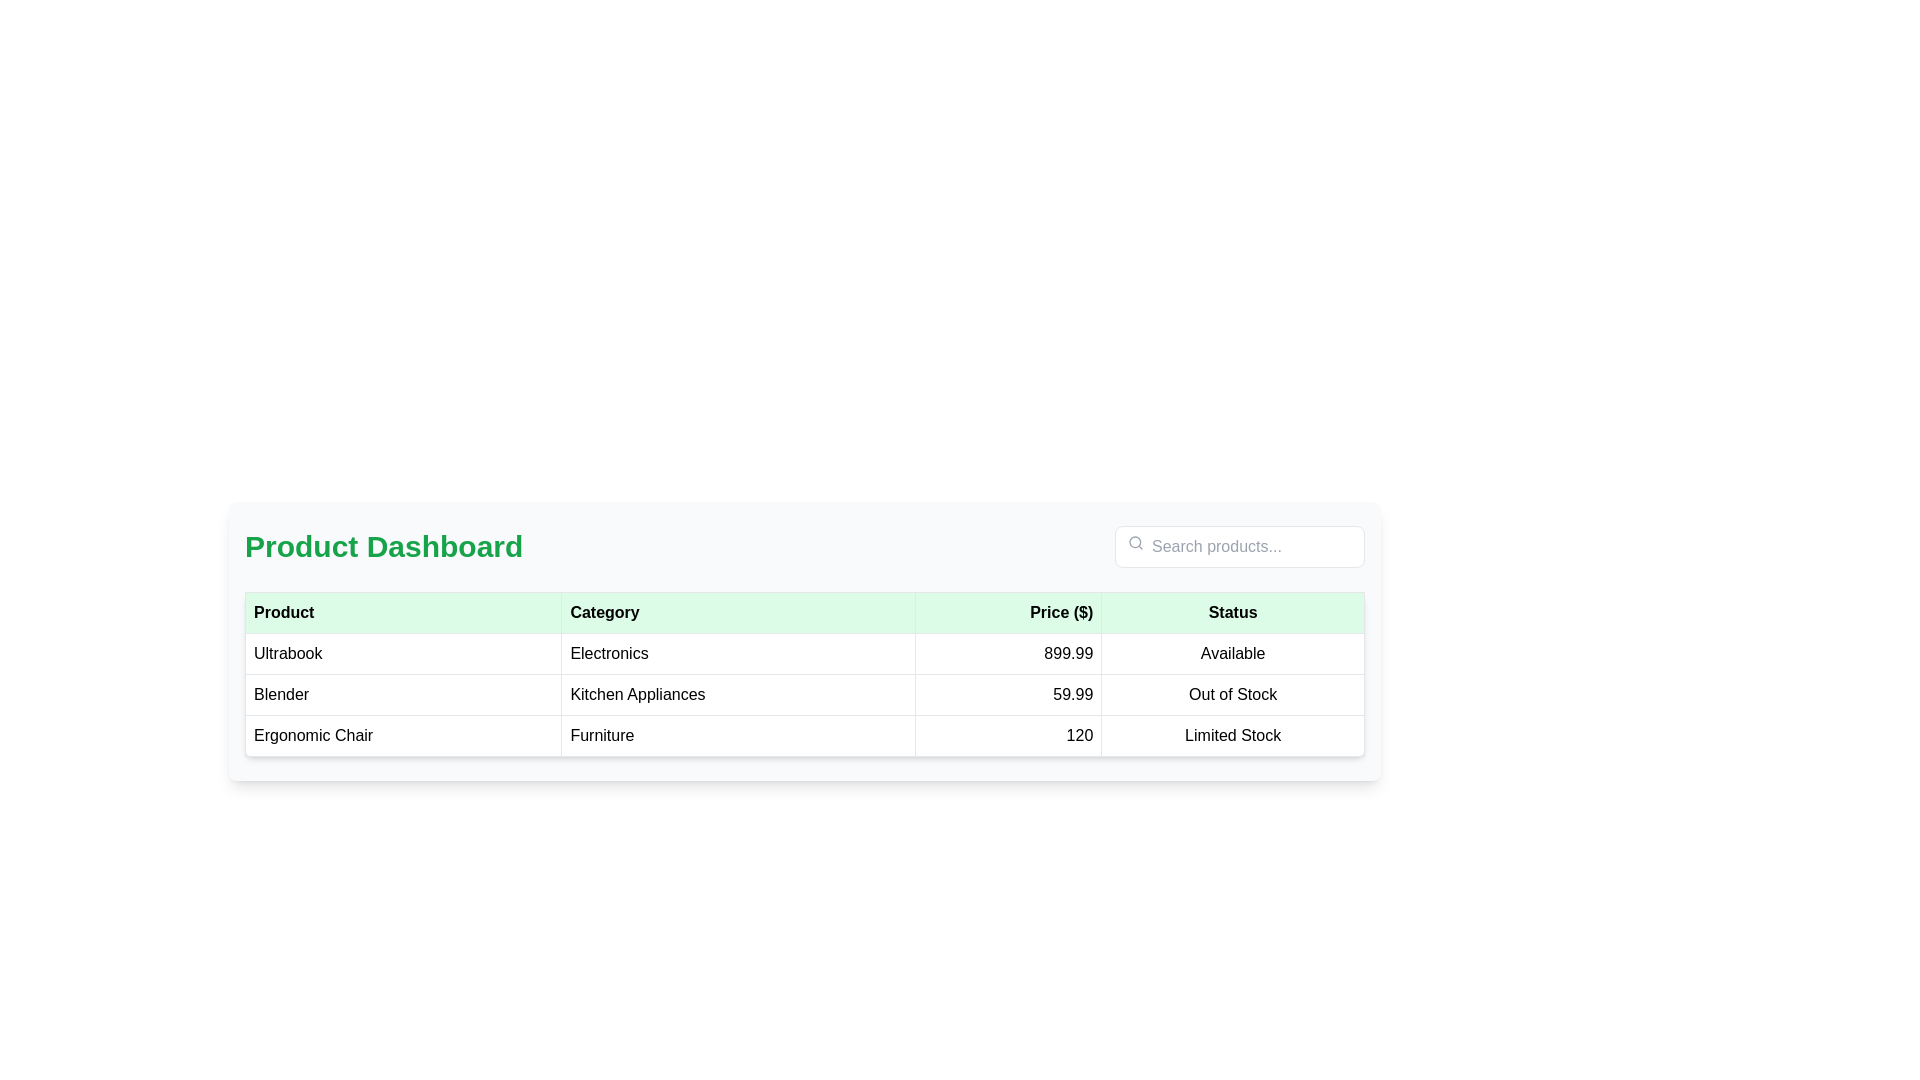 This screenshot has height=1080, width=1920. What do you see at coordinates (737, 654) in the screenshot?
I see `the text label displaying 'Electronics' in the second cell of the table row under the 'Category' column for reading` at bounding box center [737, 654].